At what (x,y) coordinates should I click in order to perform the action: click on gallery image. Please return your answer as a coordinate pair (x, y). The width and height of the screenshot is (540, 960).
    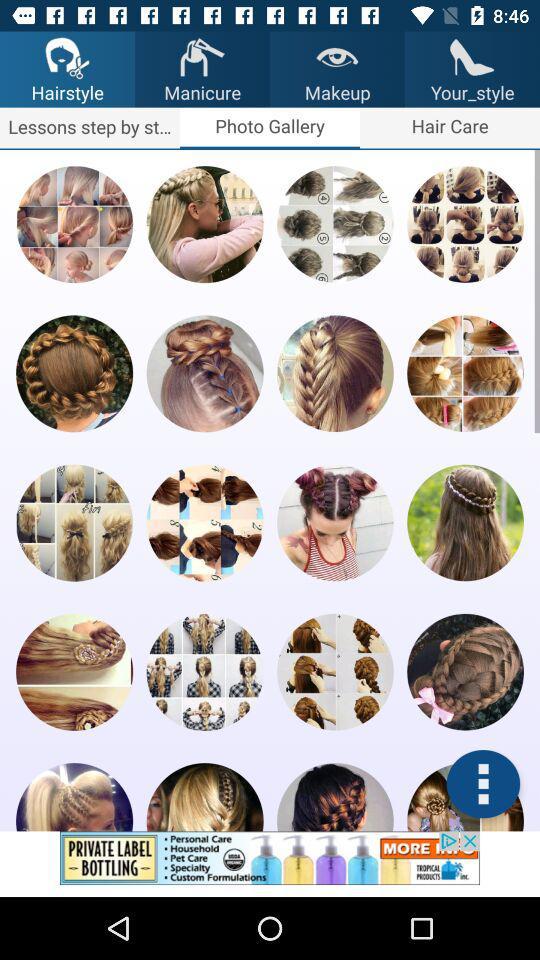
    Looking at the image, I should click on (73, 224).